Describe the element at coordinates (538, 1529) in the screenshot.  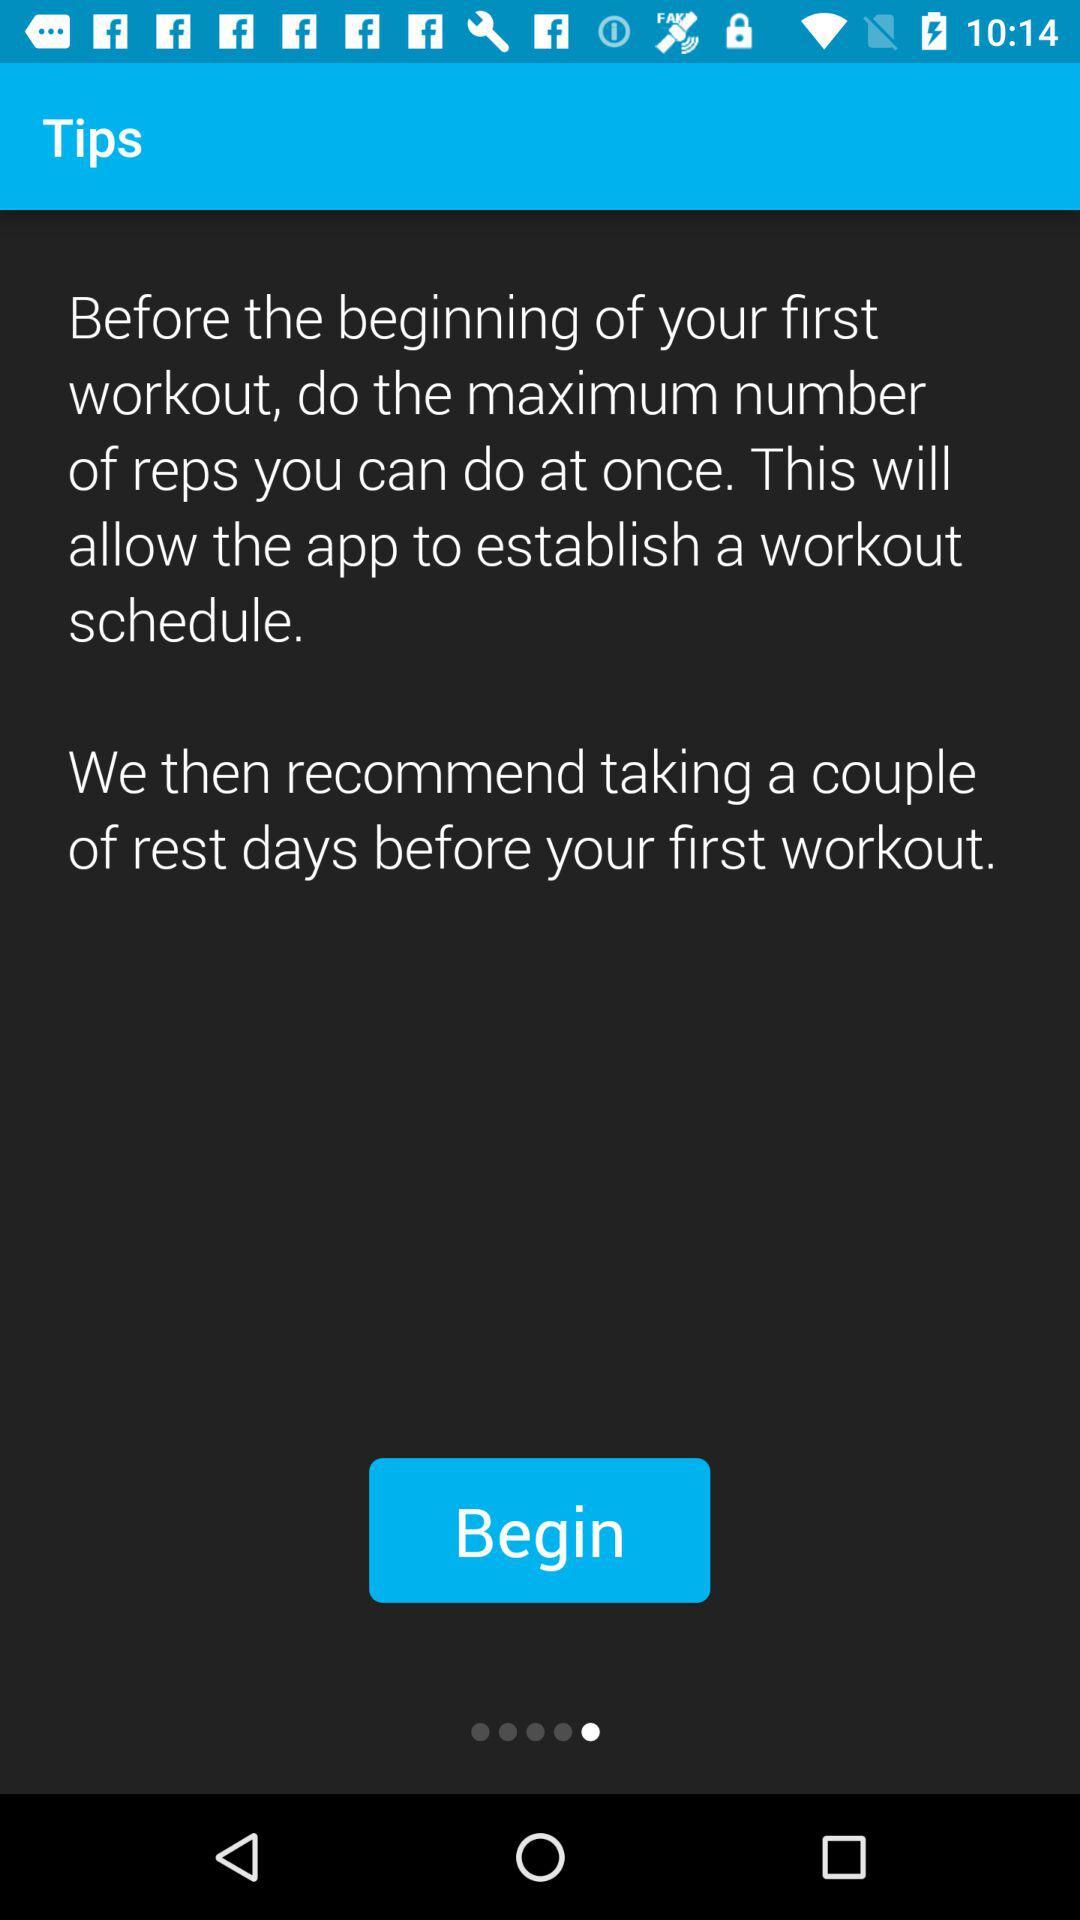
I see `icon below the before the beginning` at that location.